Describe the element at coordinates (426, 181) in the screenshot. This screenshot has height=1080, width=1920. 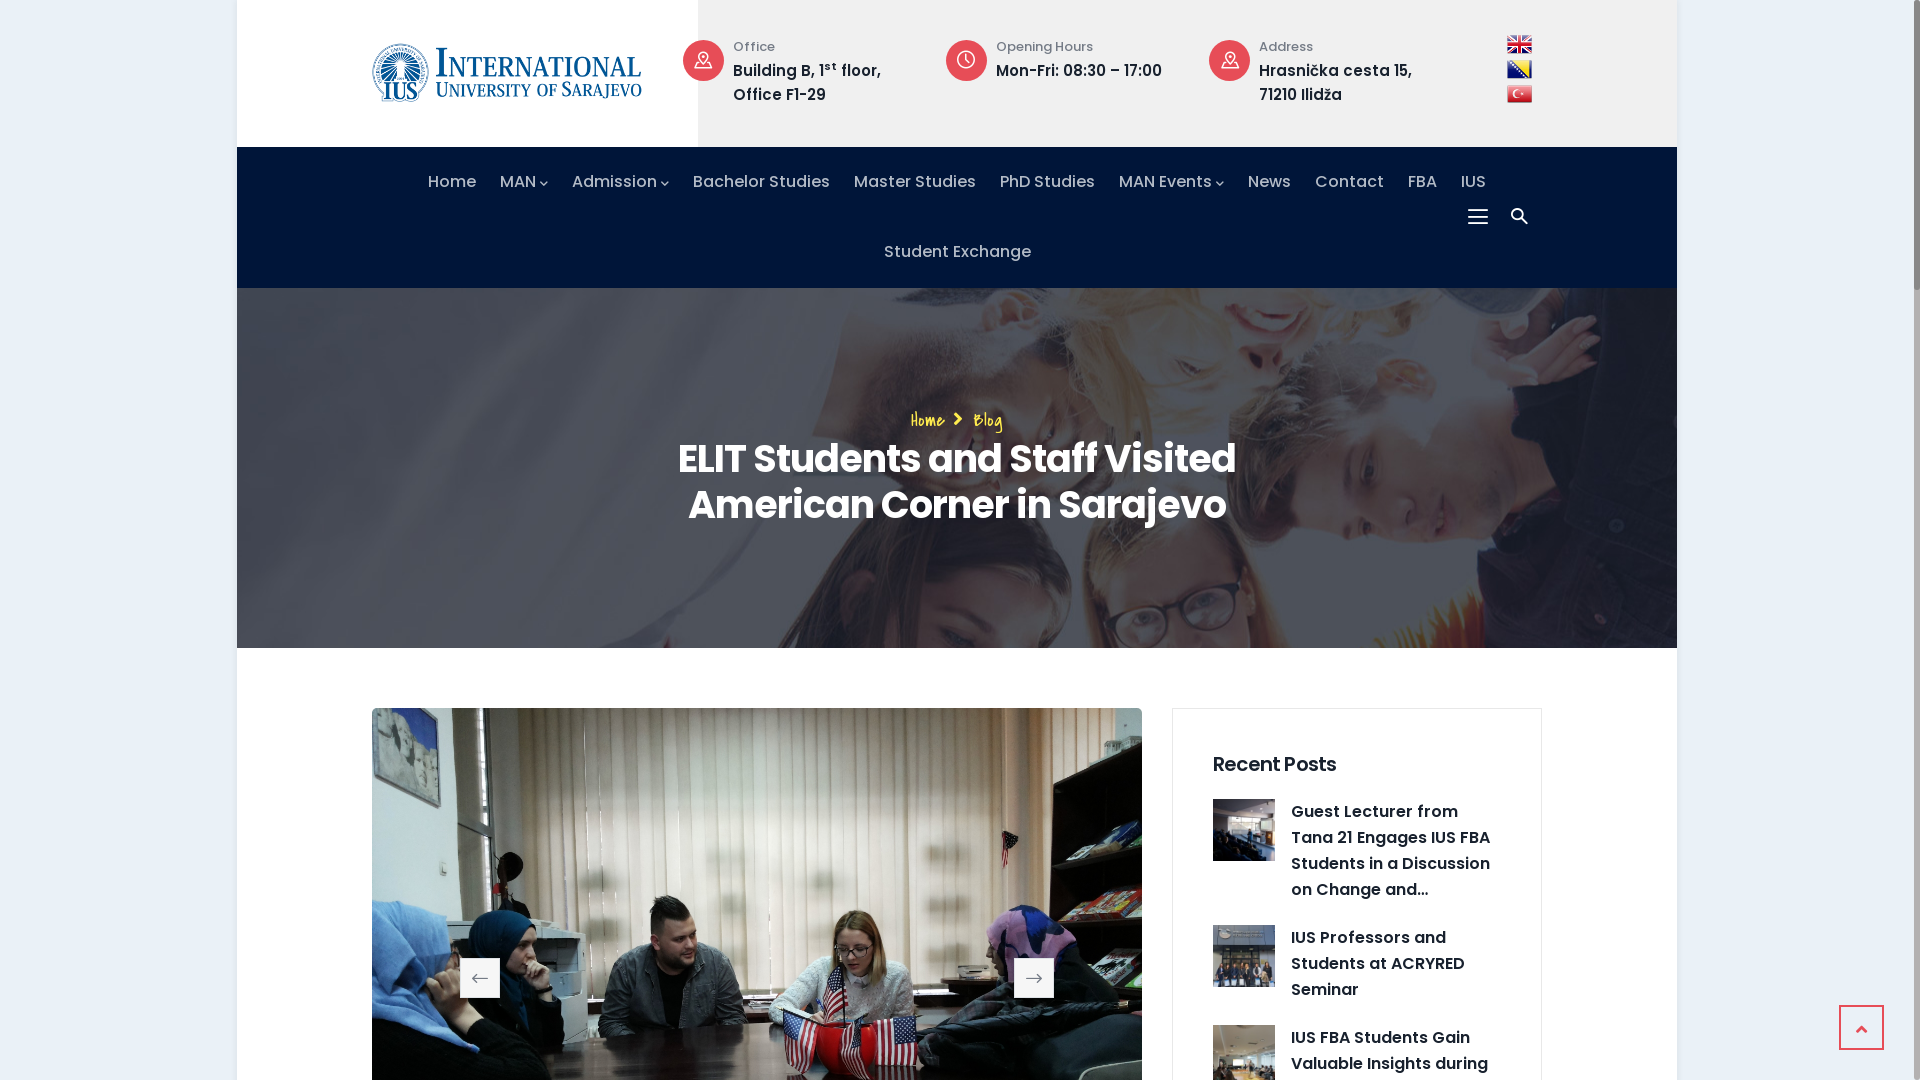
I see `'Home'` at that location.